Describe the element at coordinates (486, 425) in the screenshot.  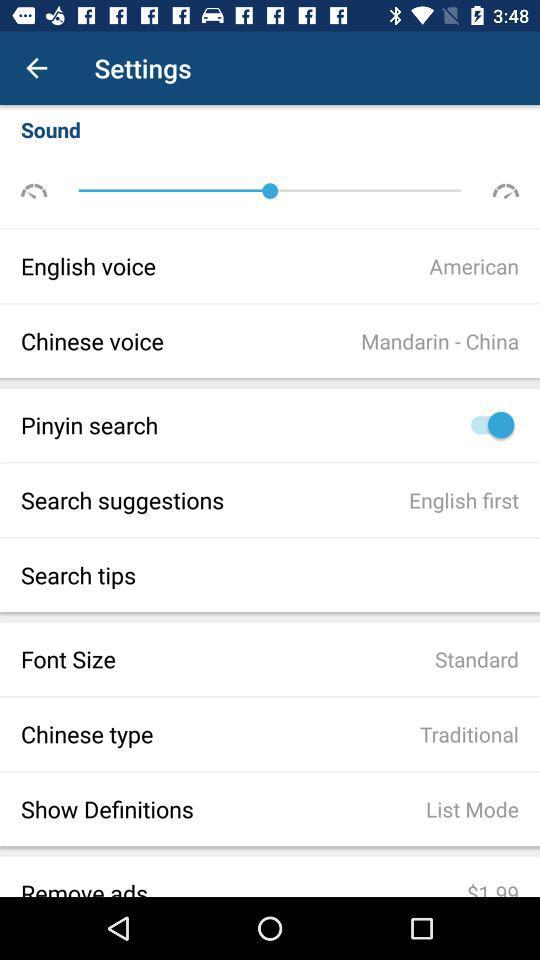
I see `pinyin option` at that location.